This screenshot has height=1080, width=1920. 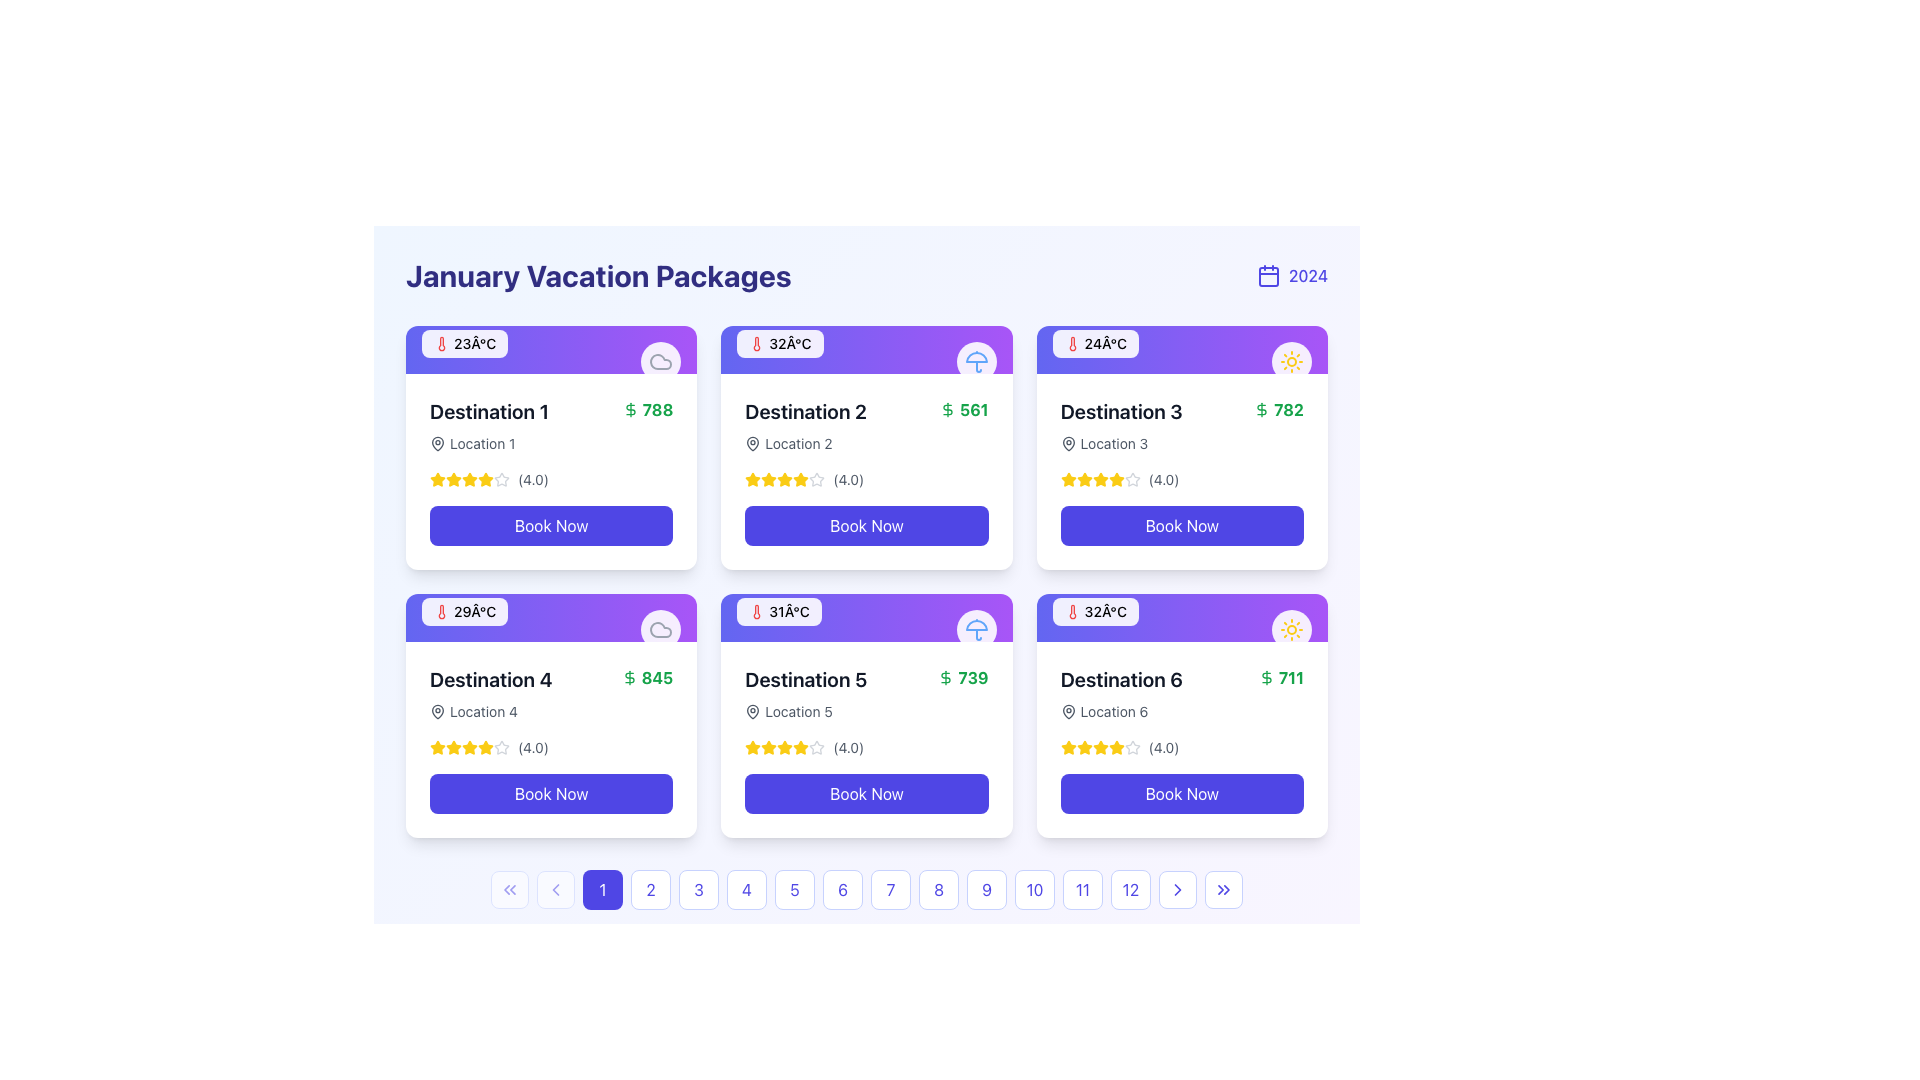 What do you see at coordinates (867, 471) in the screenshot?
I see `the descriptive details of the vacation destination in the Information Panel located in the second card of the vacation packages grid, which is positioned below the purple header displaying the temperature` at bounding box center [867, 471].